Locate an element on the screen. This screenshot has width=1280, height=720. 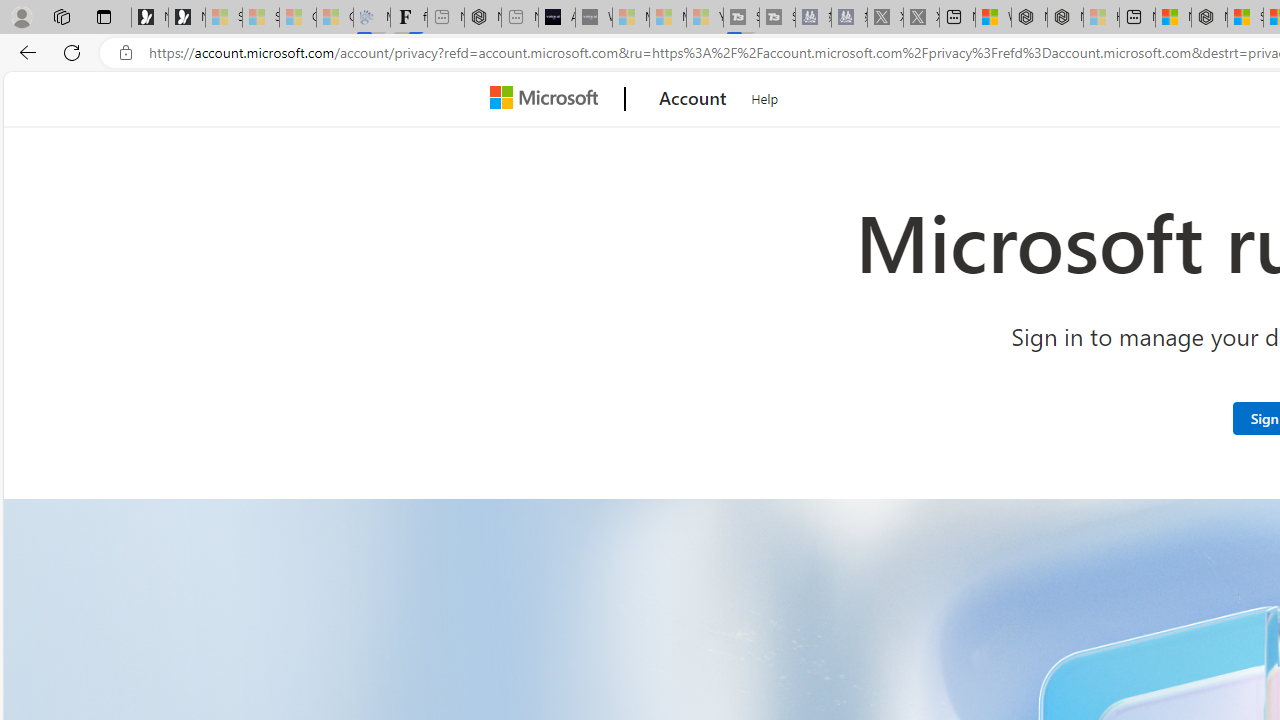
'Newsletter Sign Up' is located at coordinates (186, 17).